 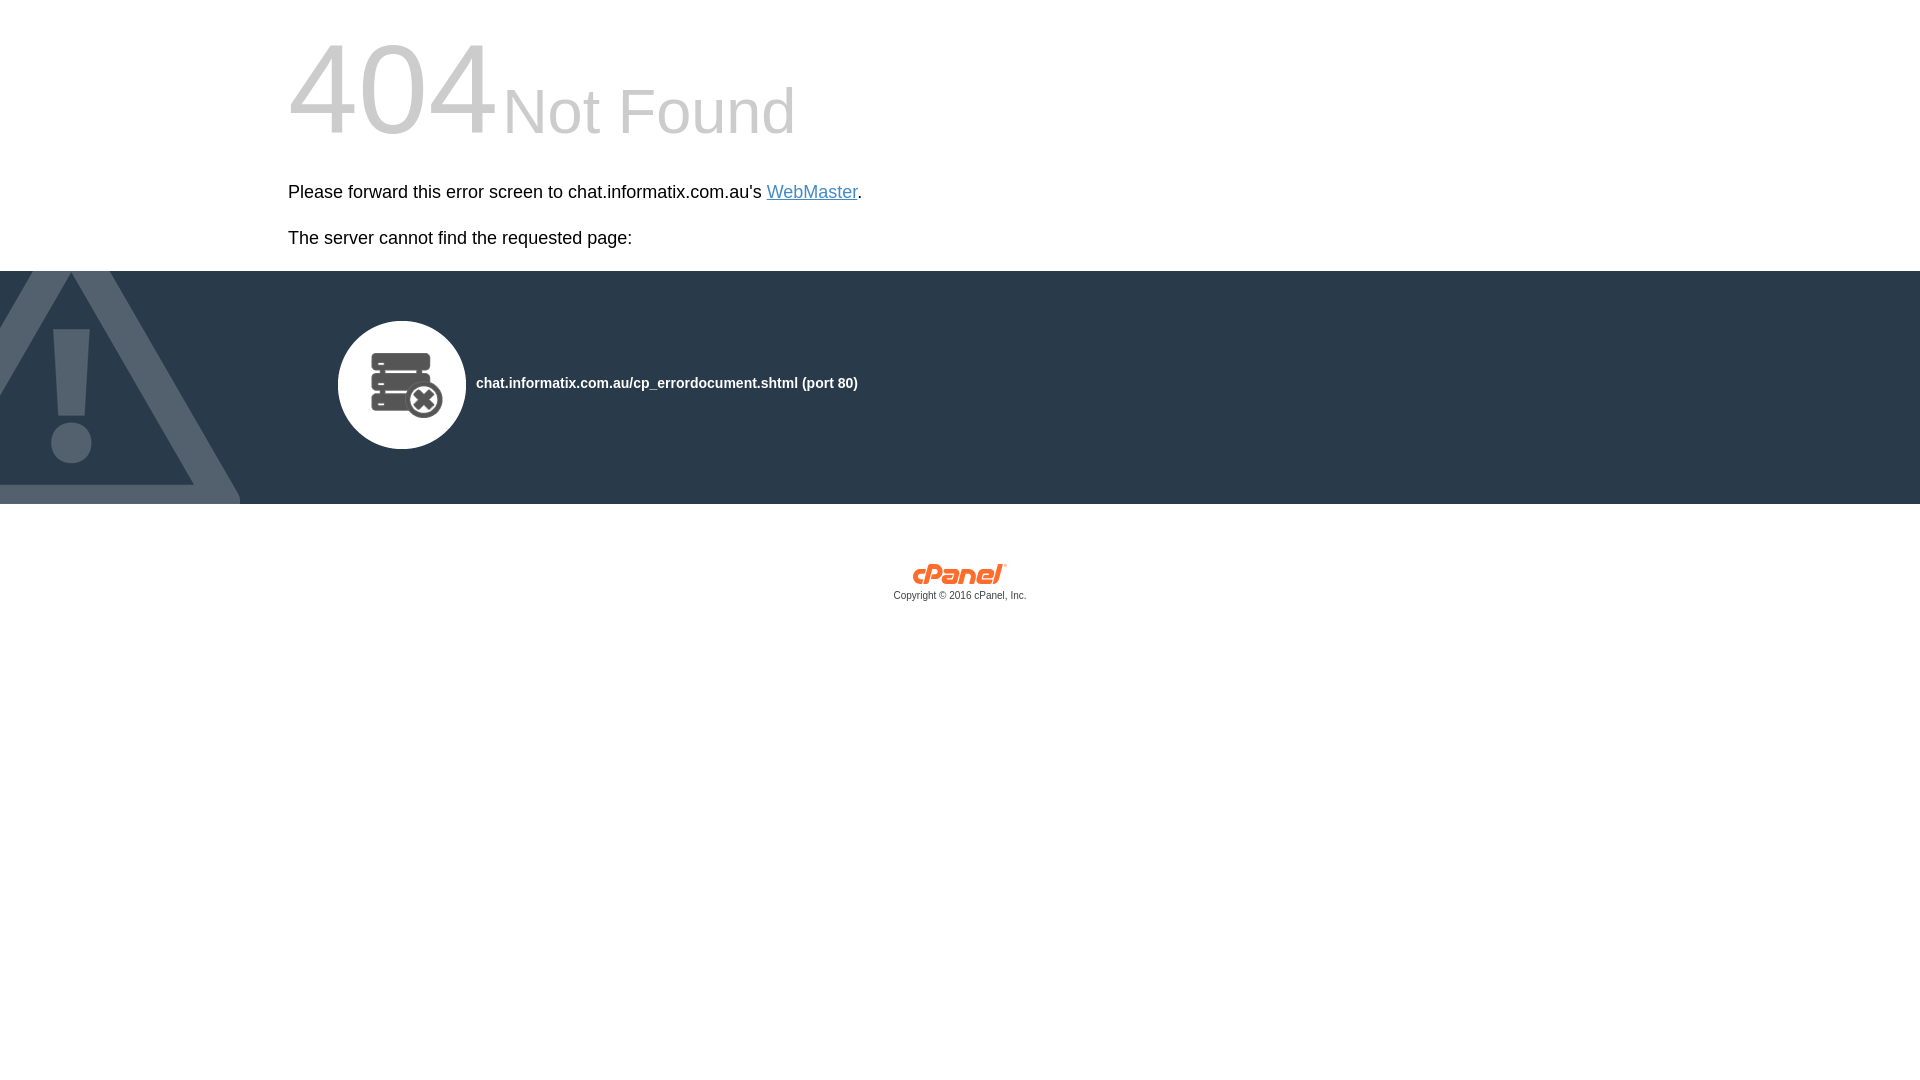 I want to click on 'WebMaster', so click(x=812, y=192).